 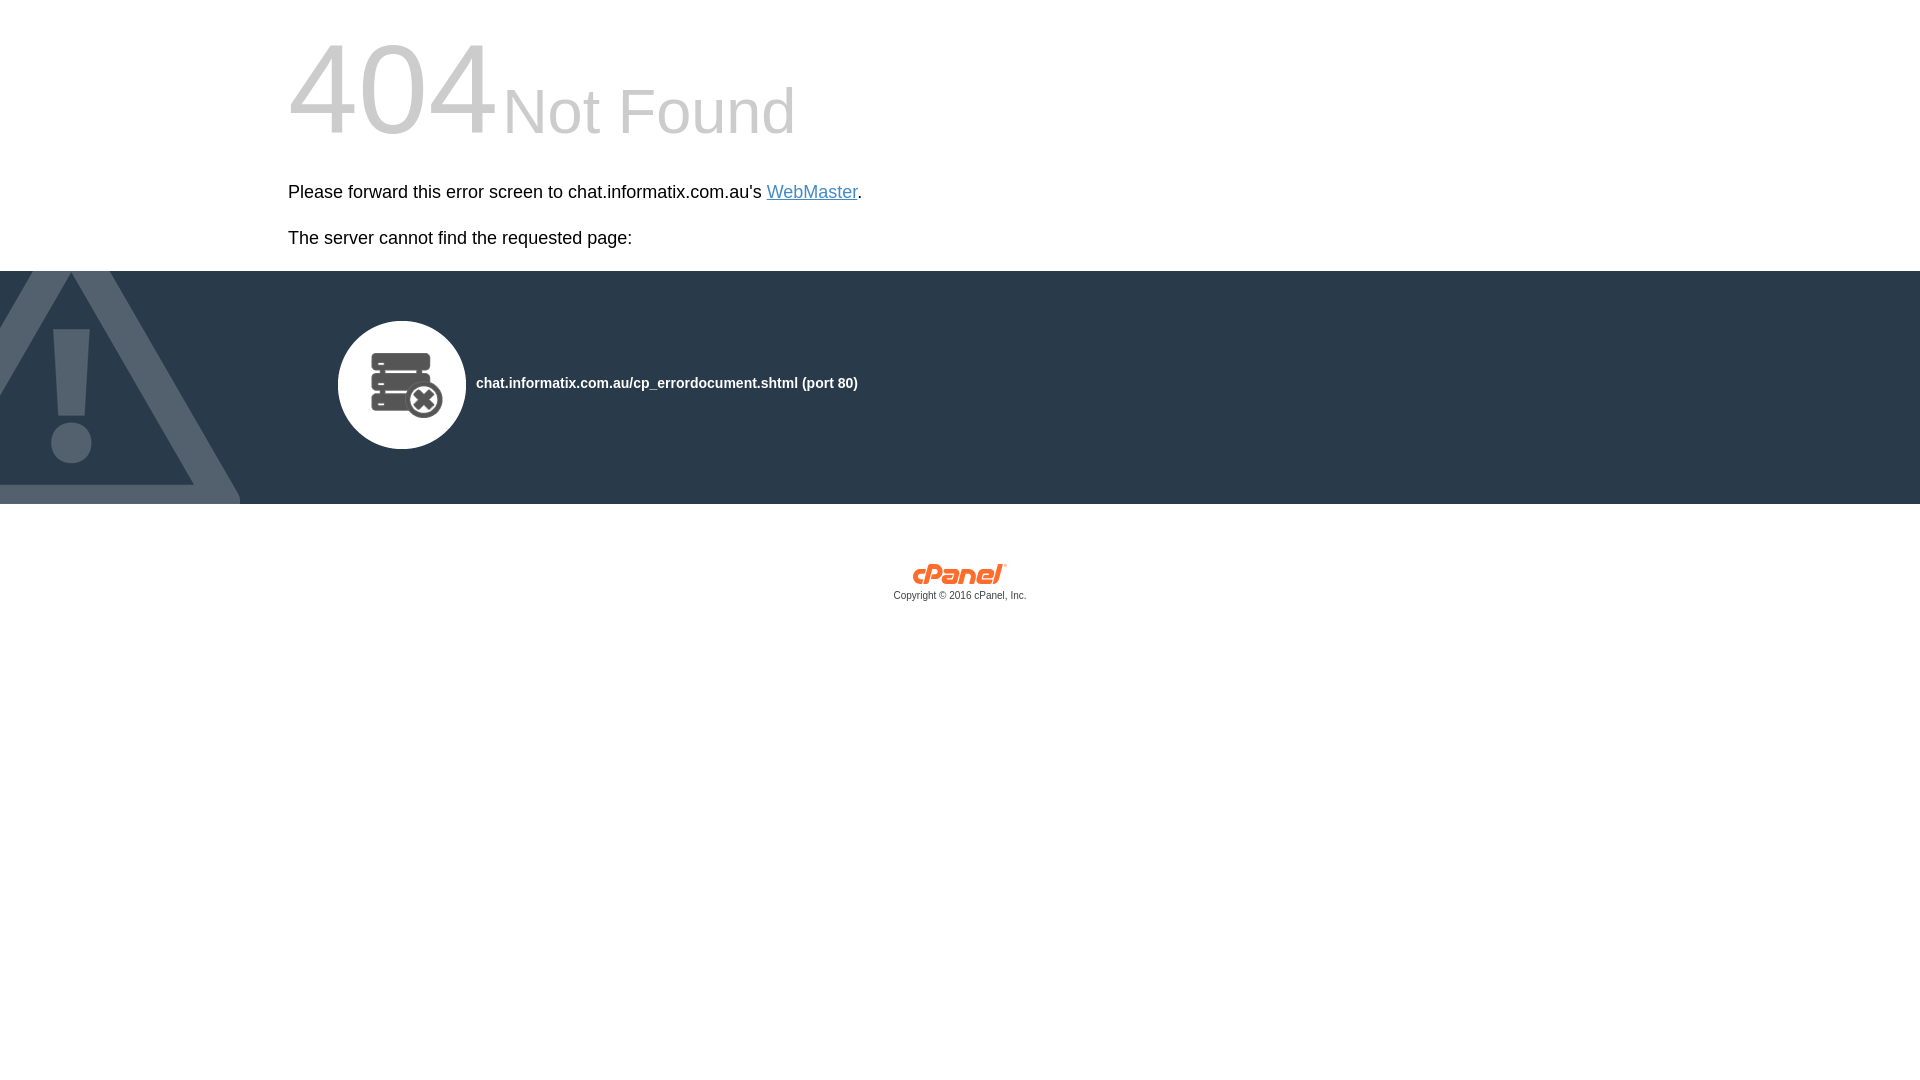 I want to click on 'WebMaster', so click(x=812, y=192).